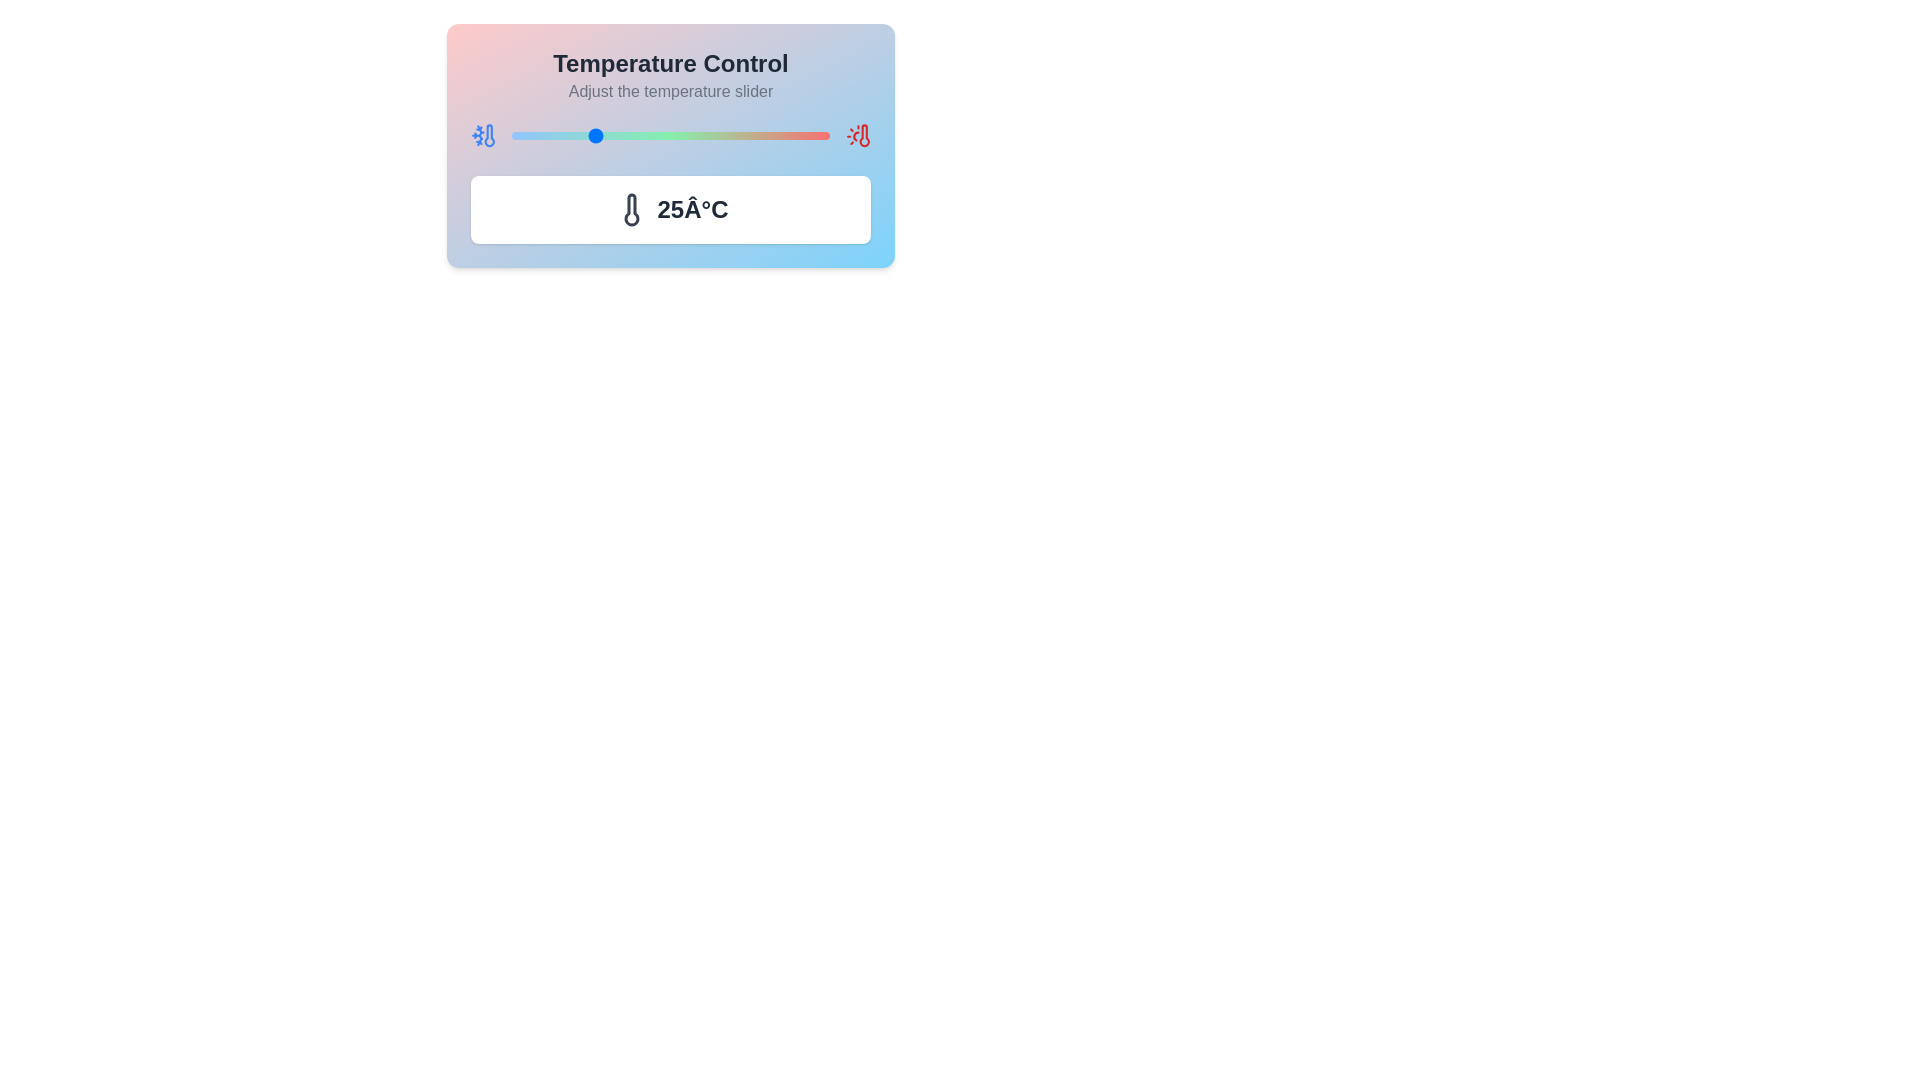 The height and width of the screenshot is (1080, 1920). What do you see at coordinates (796, 135) in the screenshot?
I see `the temperature to 90°C by adjusting the slider` at bounding box center [796, 135].